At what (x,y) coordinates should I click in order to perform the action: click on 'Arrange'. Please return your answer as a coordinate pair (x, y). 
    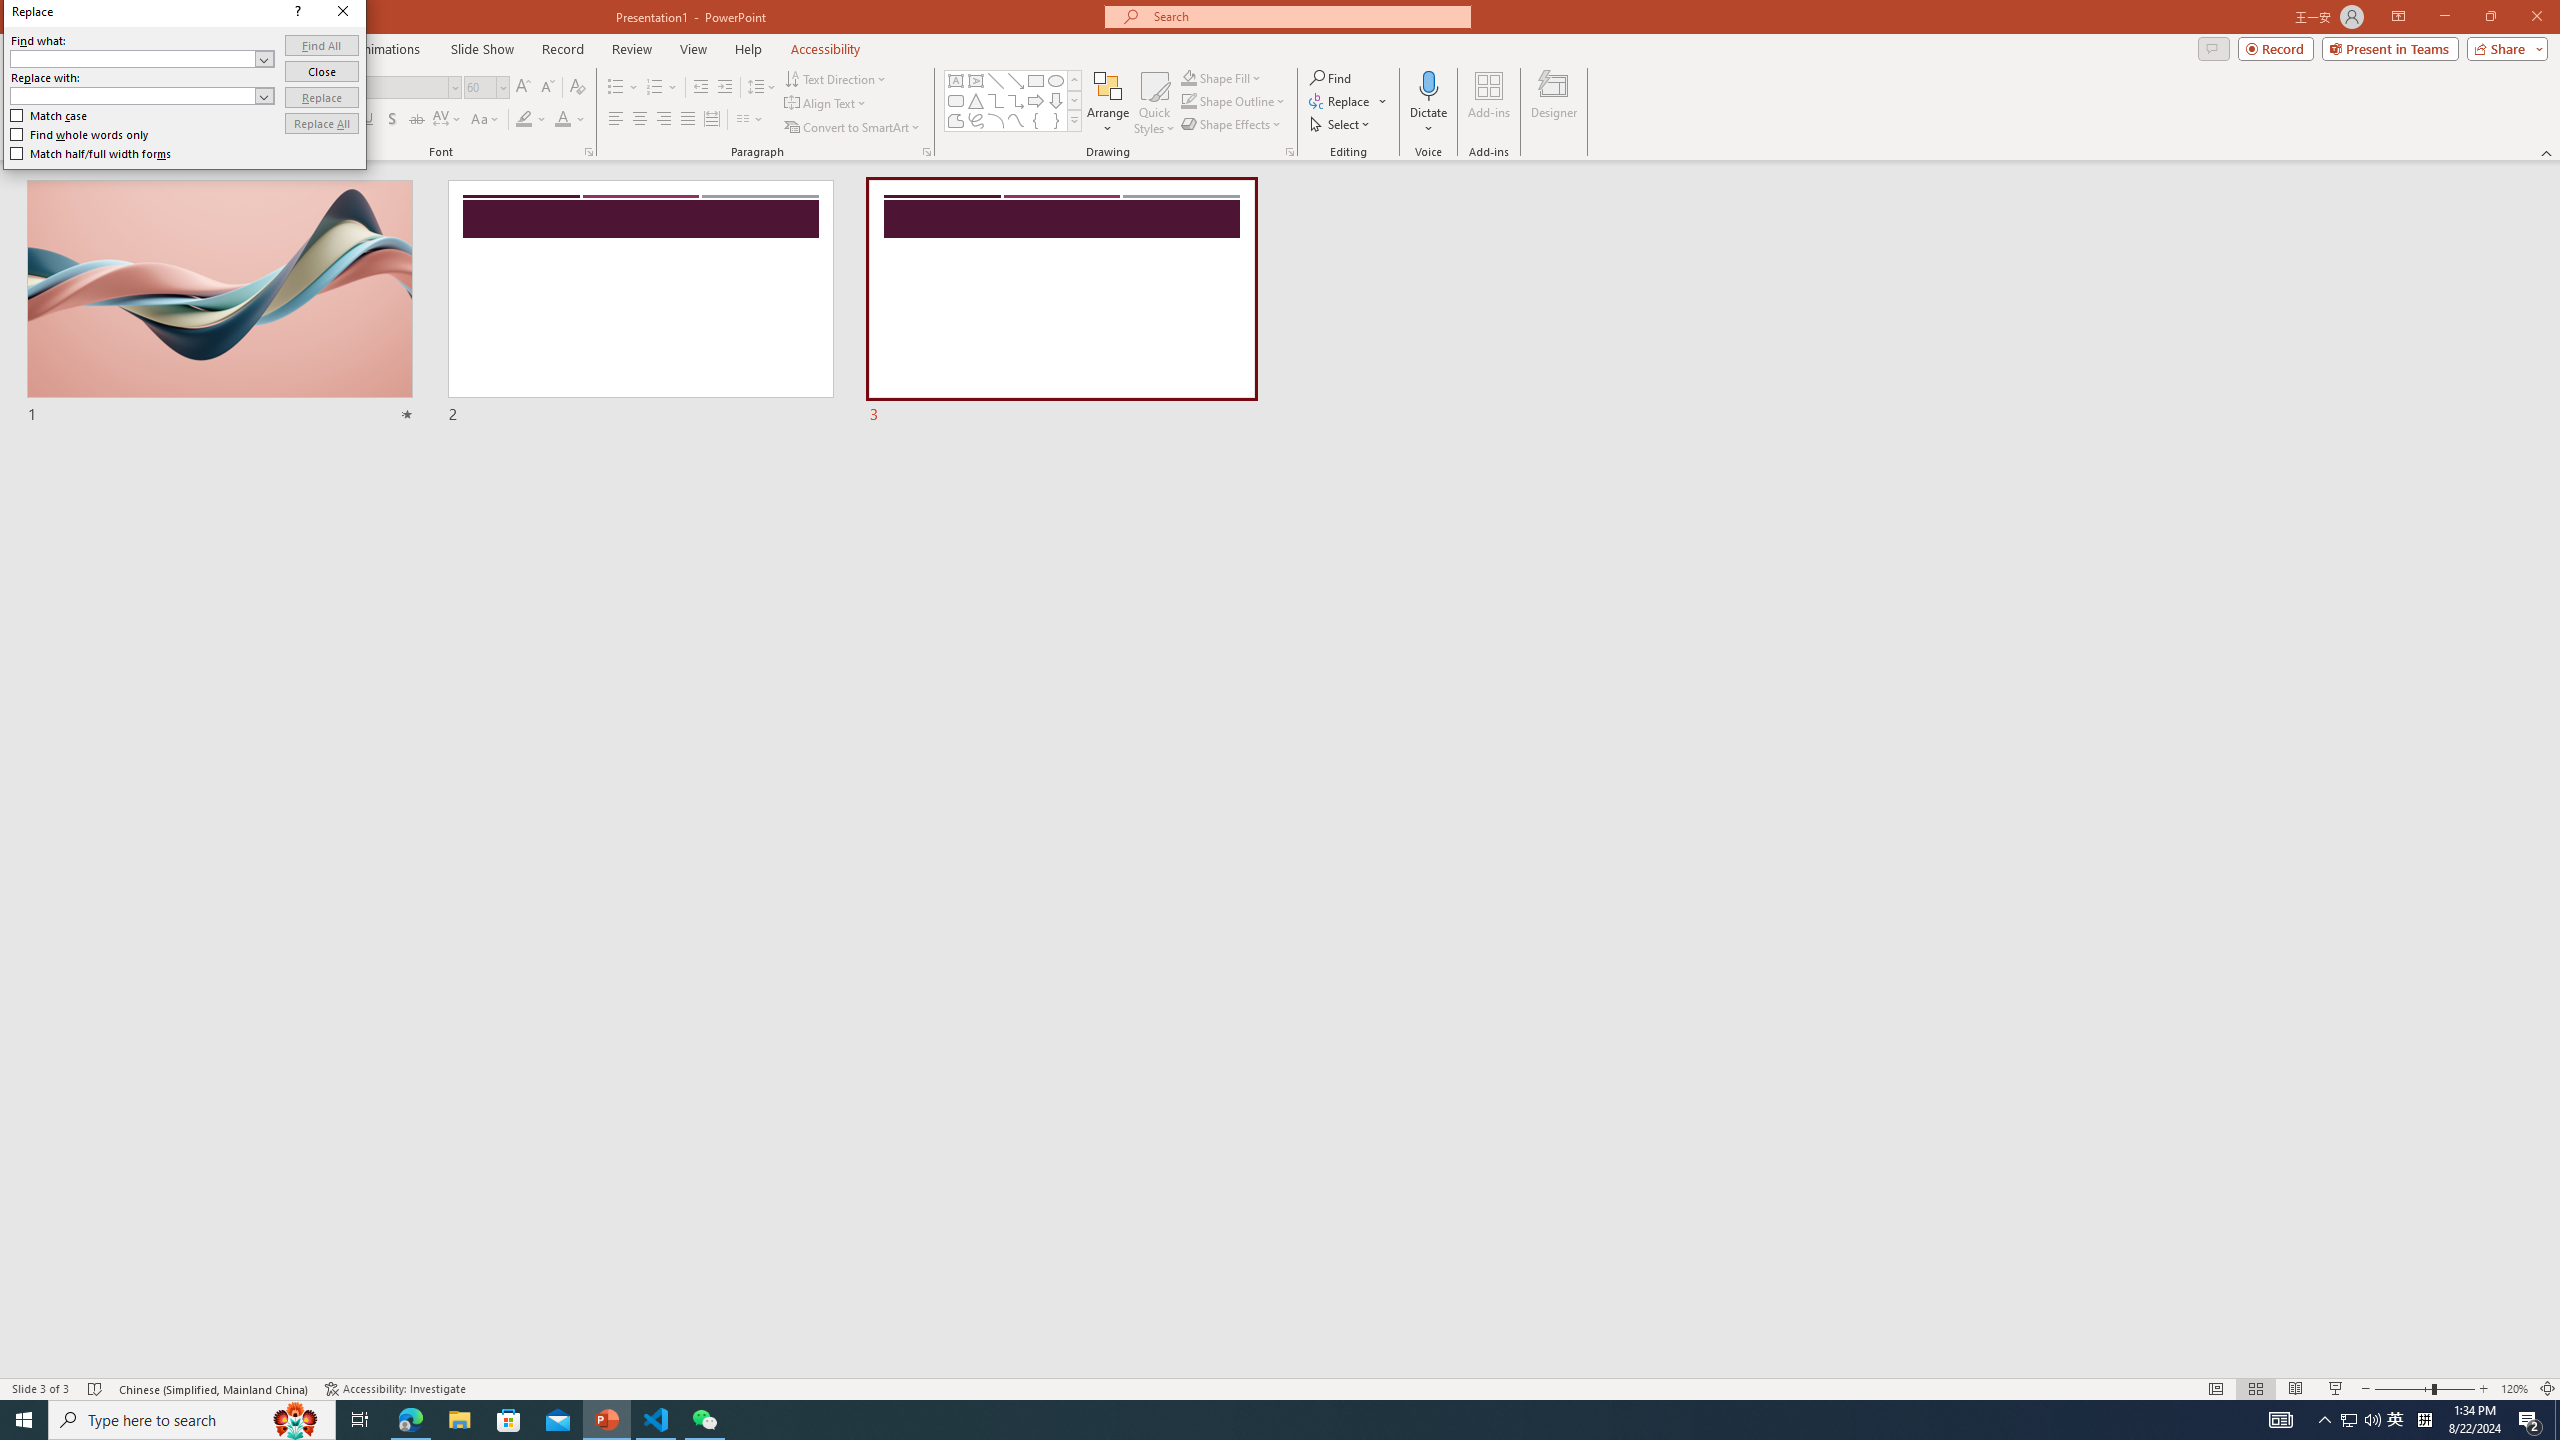
    Looking at the image, I should click on (1108, 103).